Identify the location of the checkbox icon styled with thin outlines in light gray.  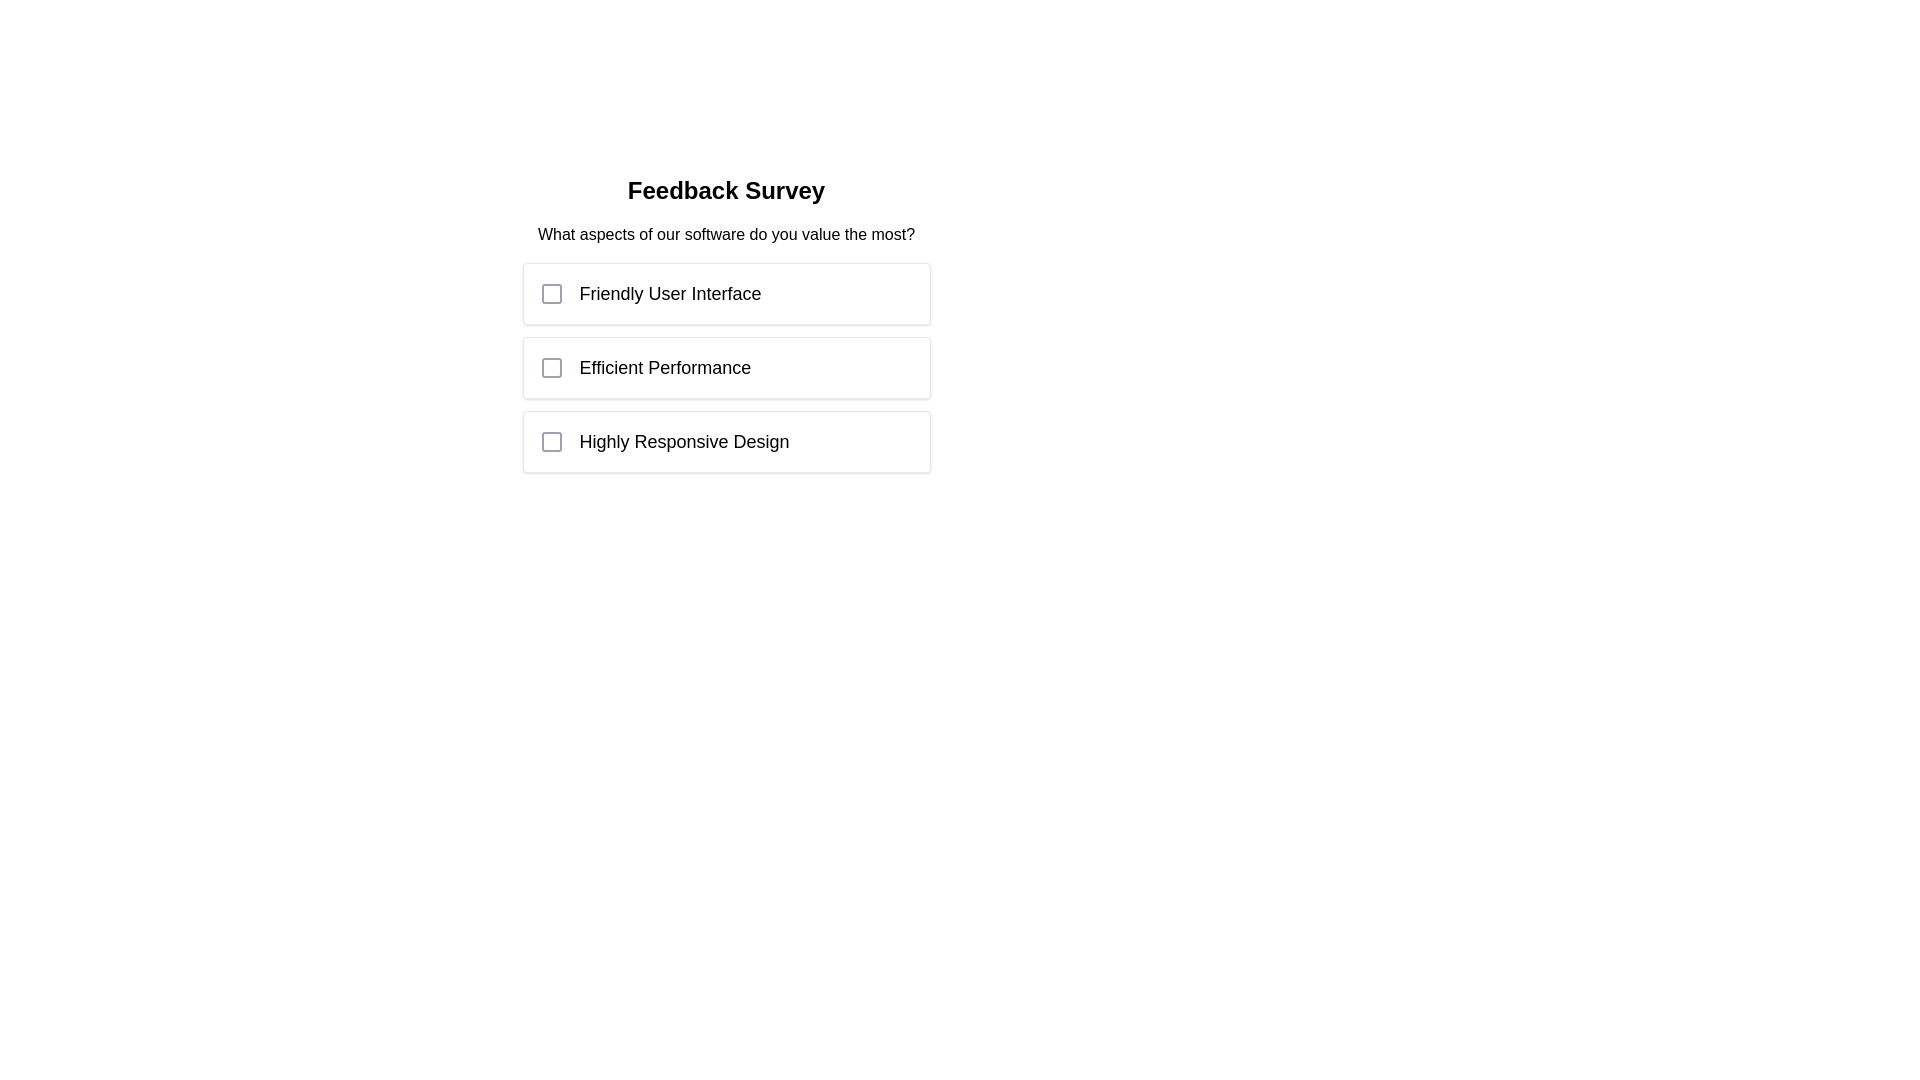
(551, 293).